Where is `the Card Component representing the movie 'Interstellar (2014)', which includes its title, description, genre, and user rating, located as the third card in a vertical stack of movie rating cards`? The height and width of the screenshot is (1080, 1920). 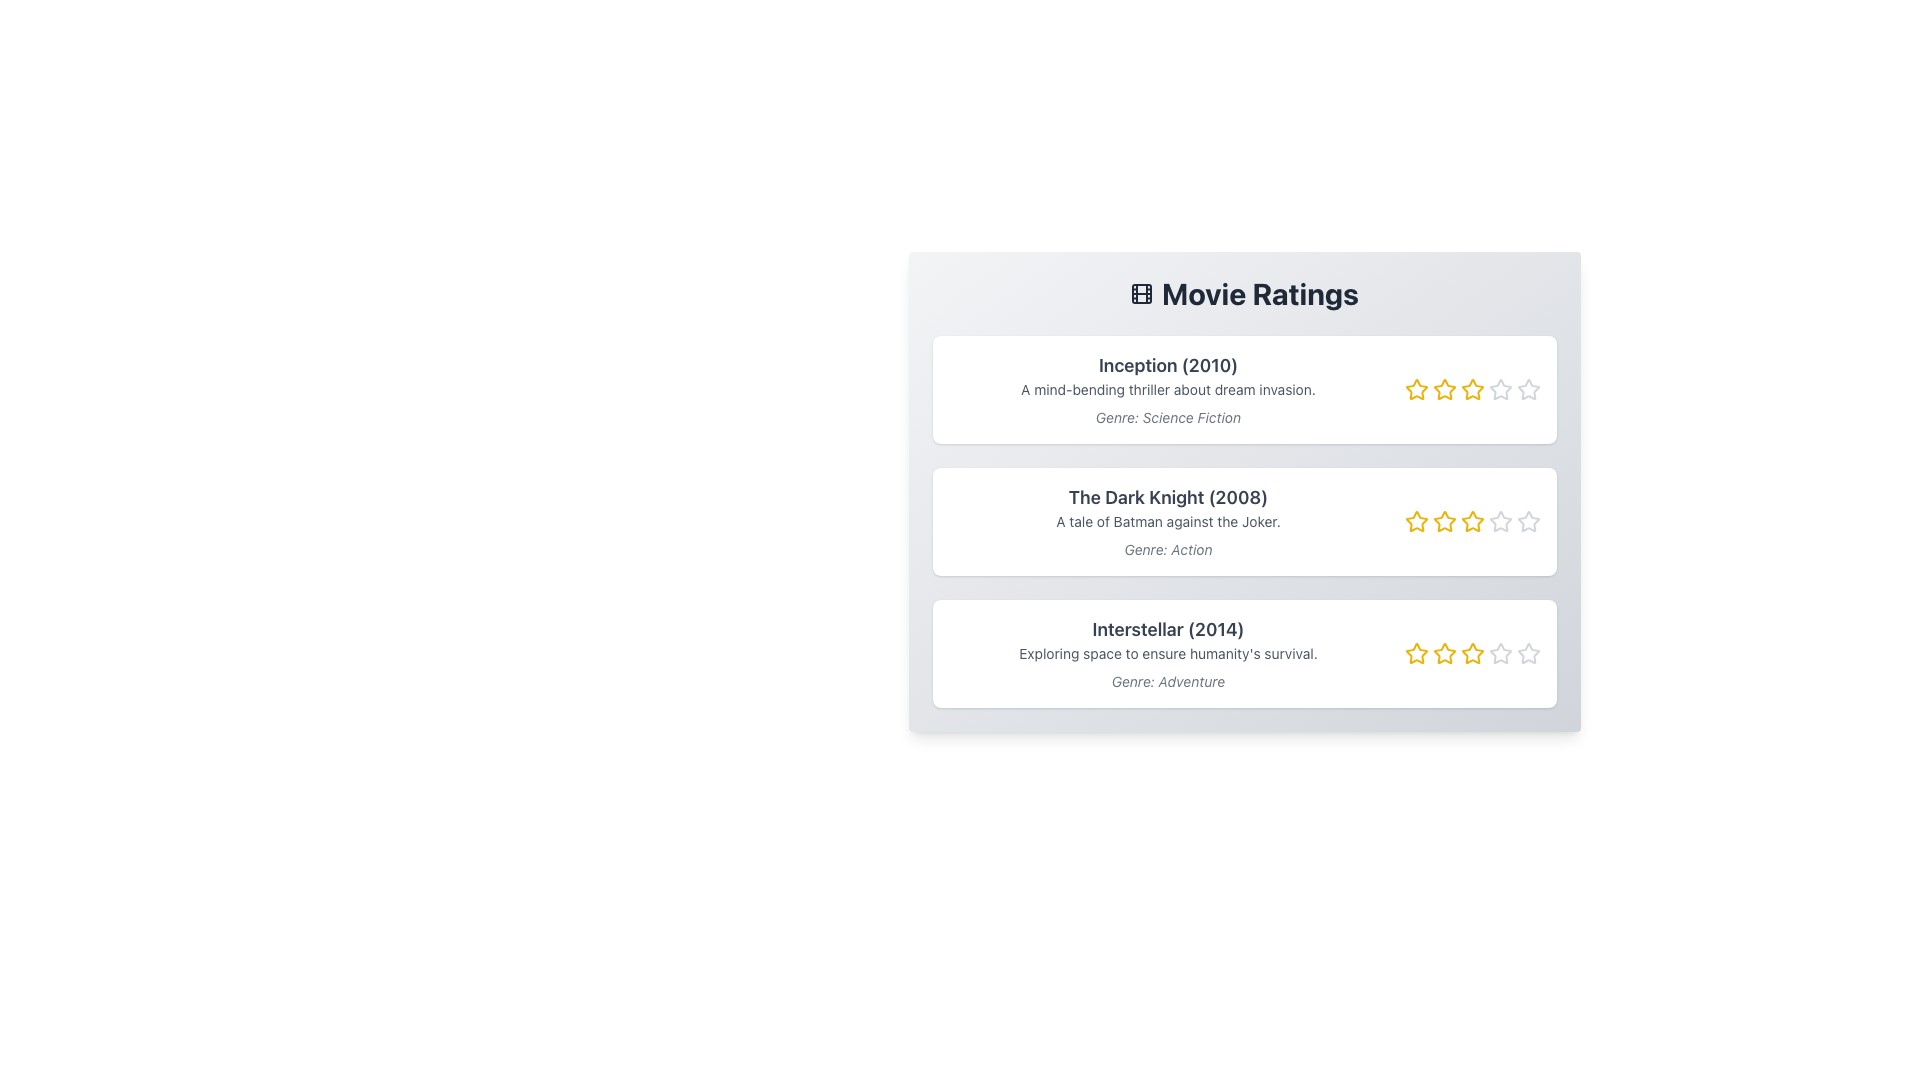
the Card Component representing the movie 'Interstellar (2014)', which includes its title, description, genre, and user rating, located as the third card in a vertical stack of movie rating cards is located at coordinates (1243, 654).